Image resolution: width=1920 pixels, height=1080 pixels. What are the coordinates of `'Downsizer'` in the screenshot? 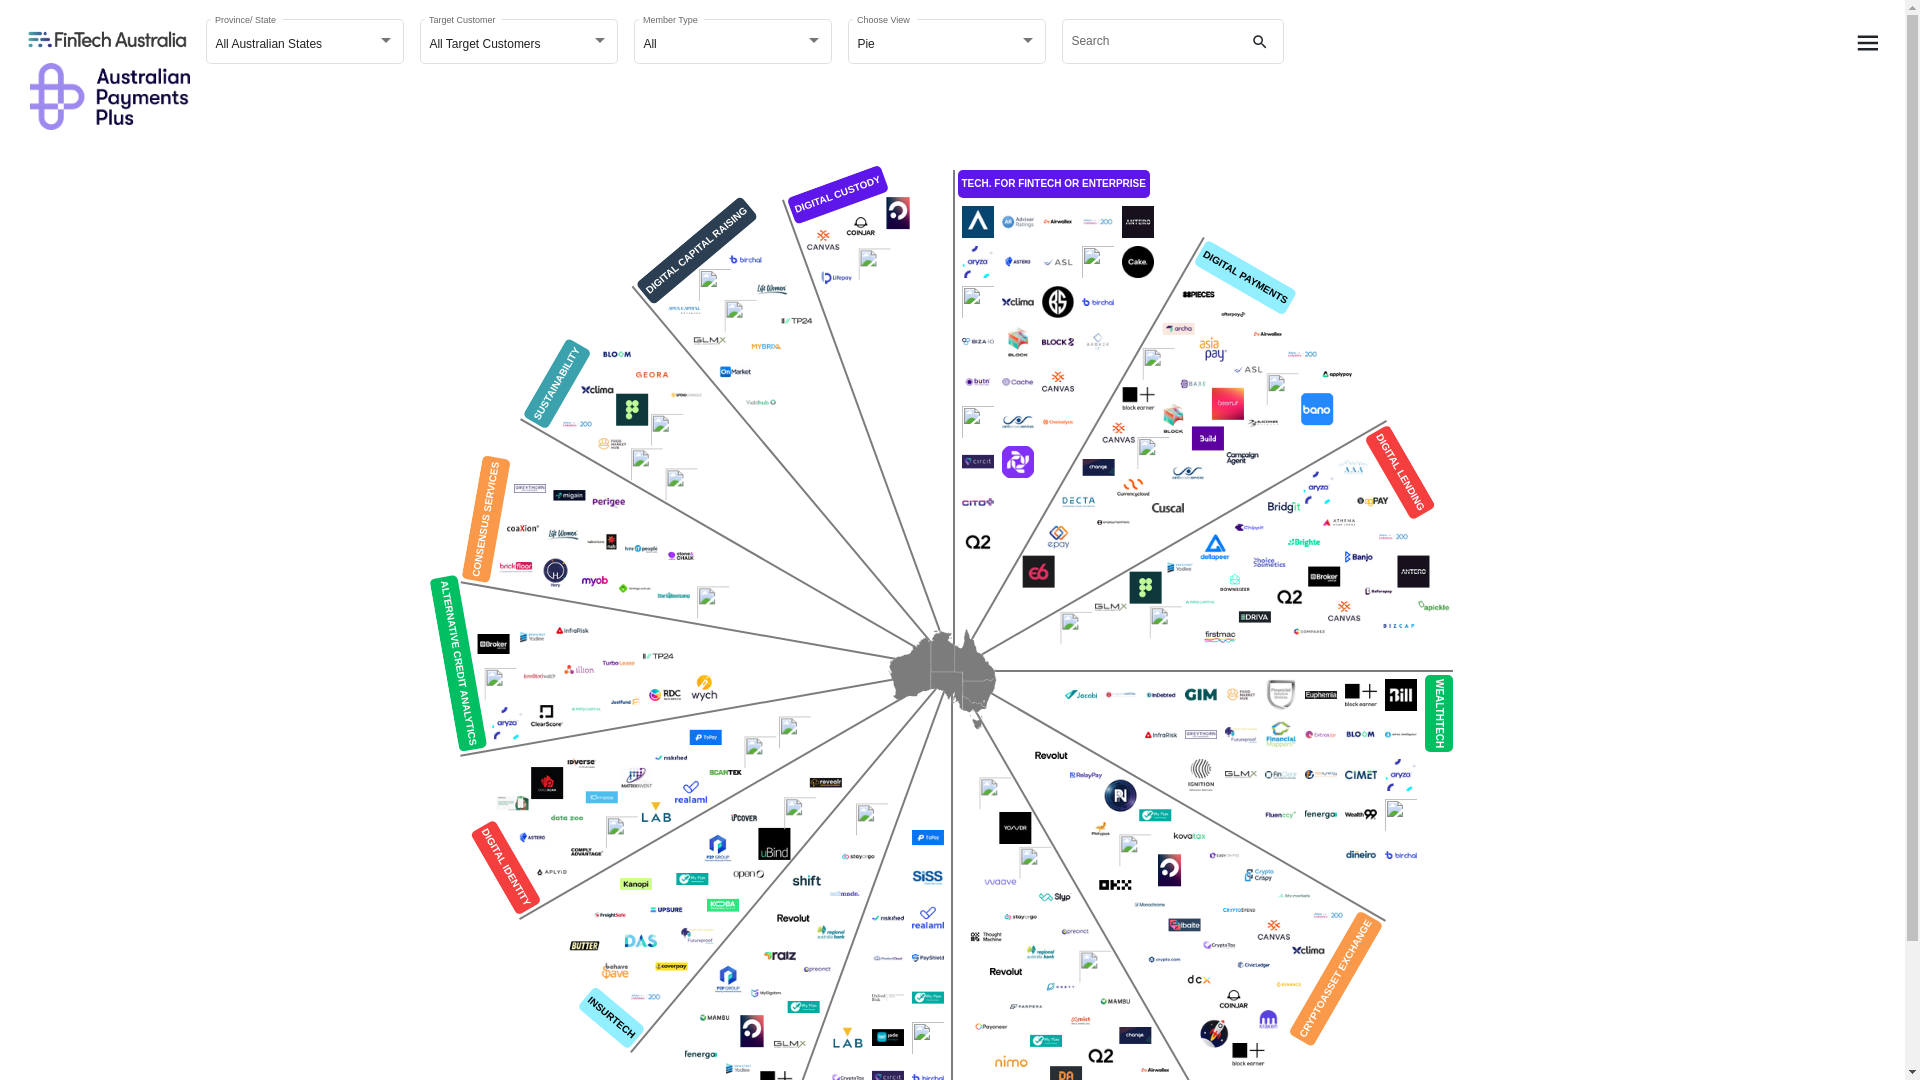 It's located at (1232, 582).